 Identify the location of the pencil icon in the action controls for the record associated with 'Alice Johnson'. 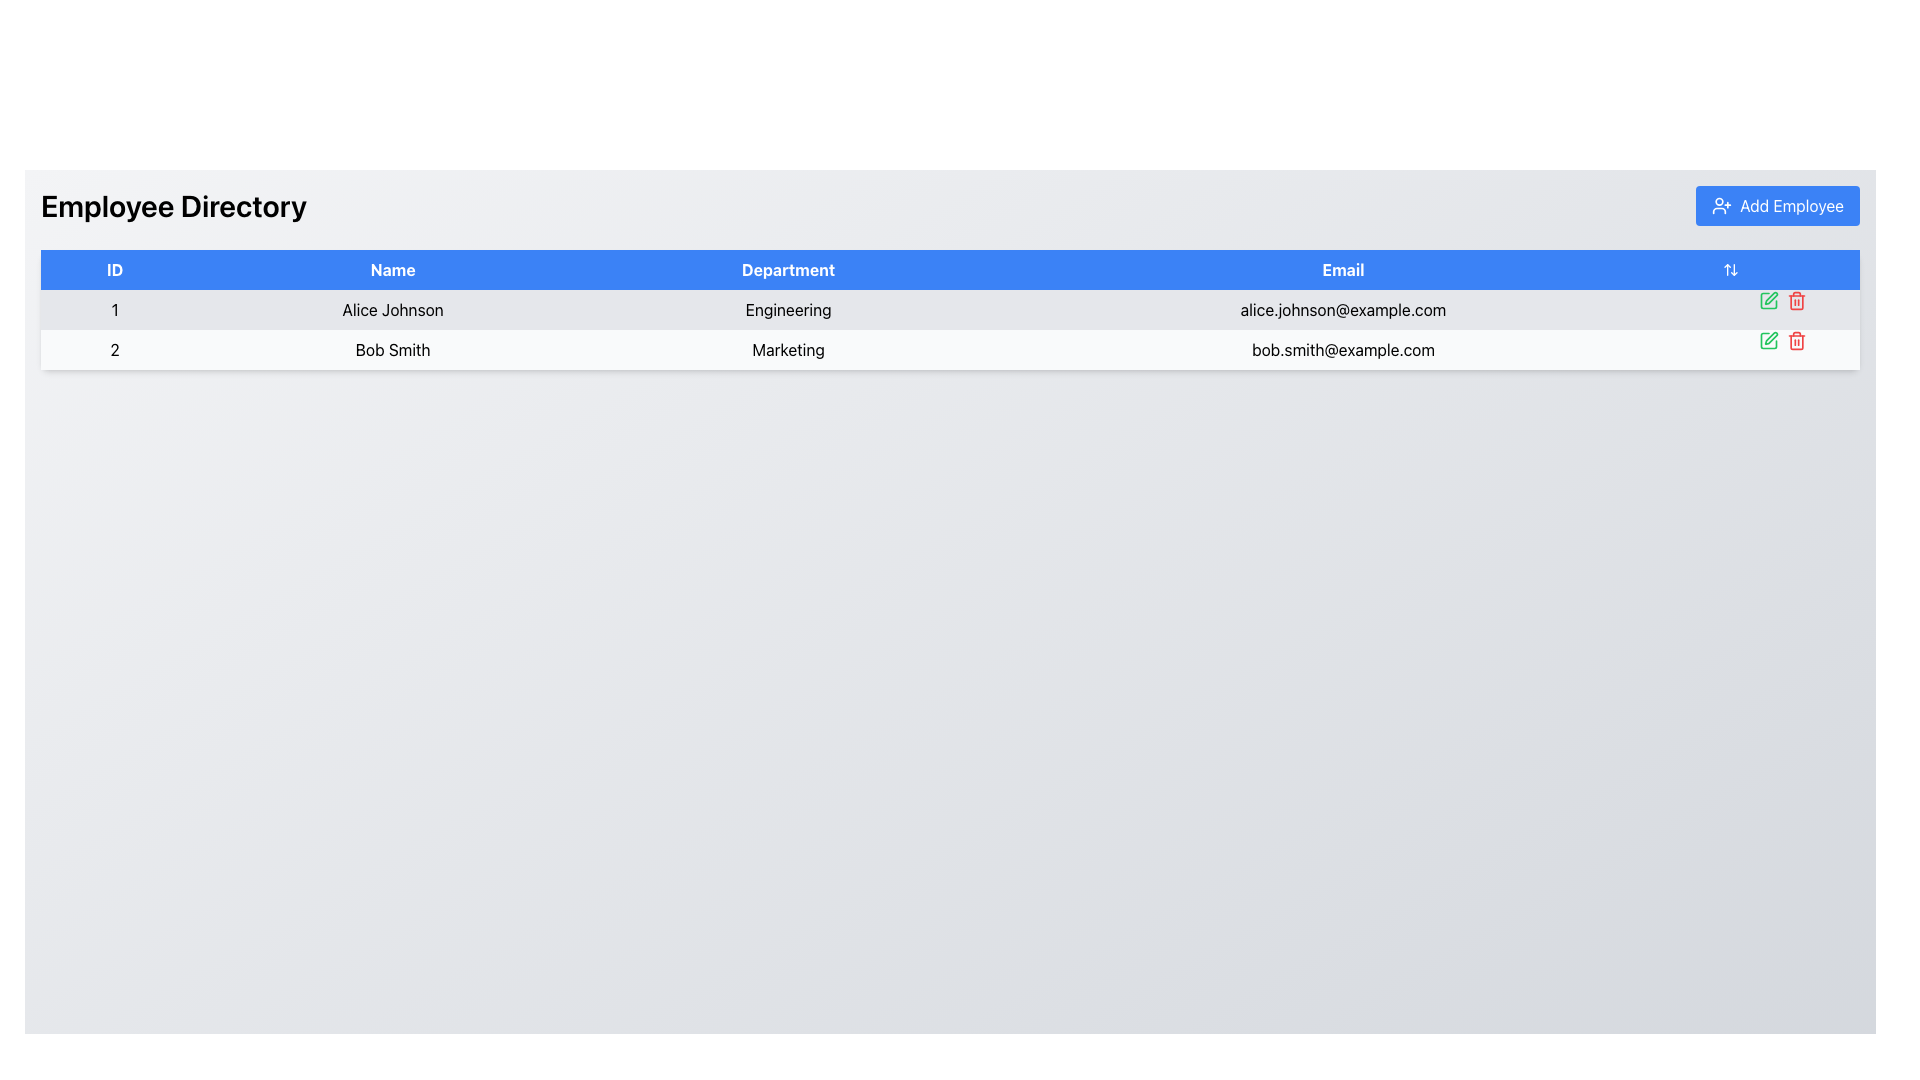
(1783, 300).